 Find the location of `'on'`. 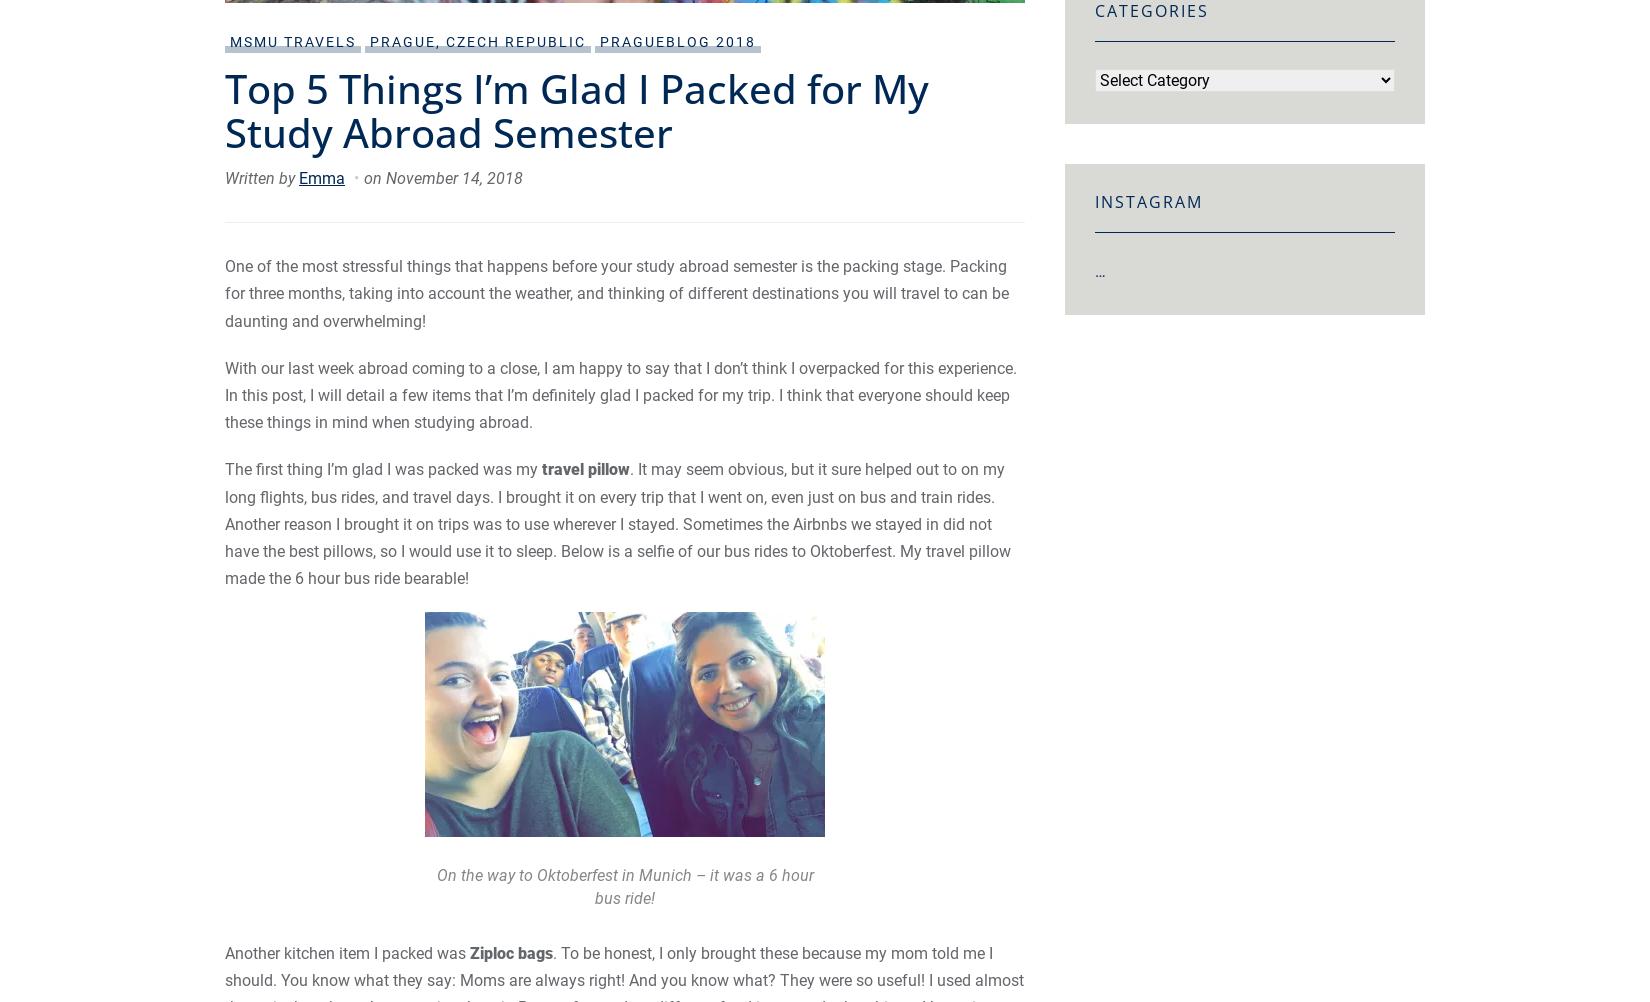

'on' is located at coordinates (375, 178).